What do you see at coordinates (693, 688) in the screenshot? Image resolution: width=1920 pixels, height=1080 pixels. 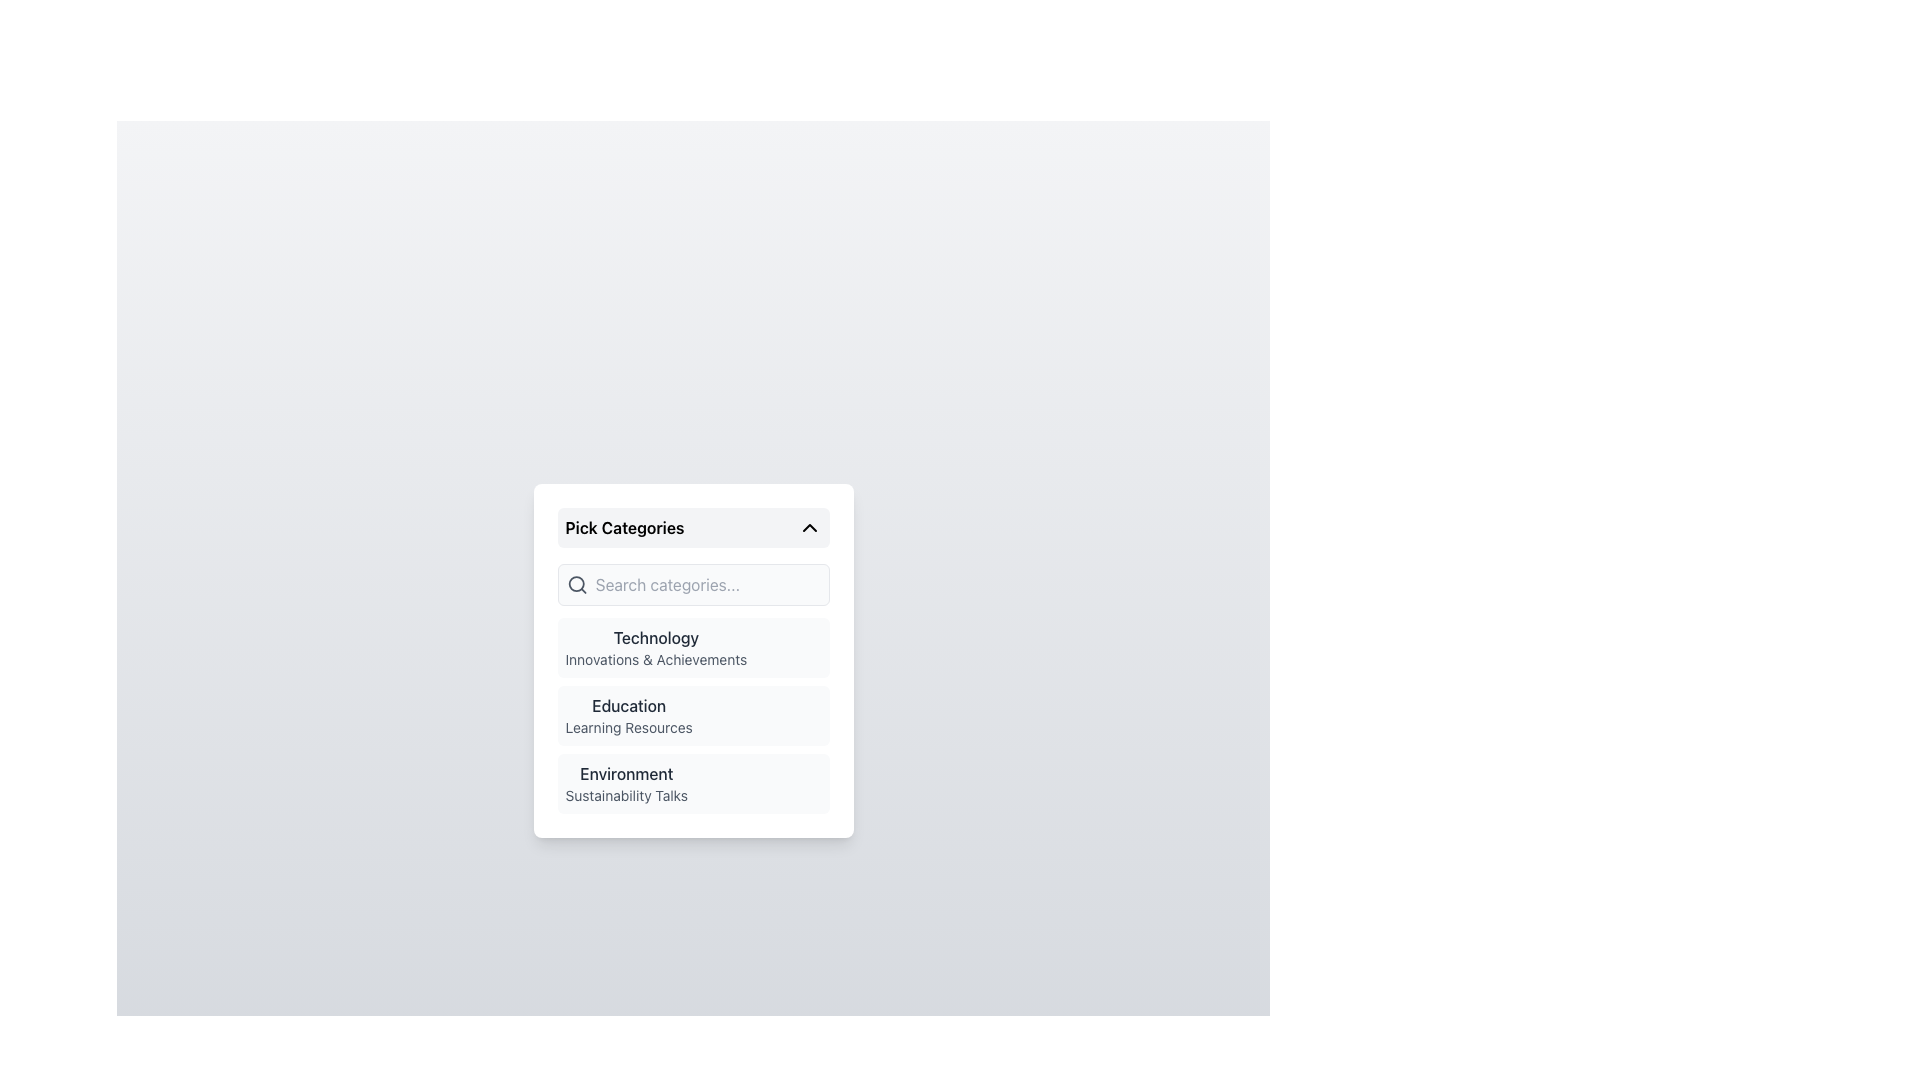 I see `the selectable category item labeled 'Education' in the dropdown titled 'Pick Categories'` at bounding box center [693, 688].